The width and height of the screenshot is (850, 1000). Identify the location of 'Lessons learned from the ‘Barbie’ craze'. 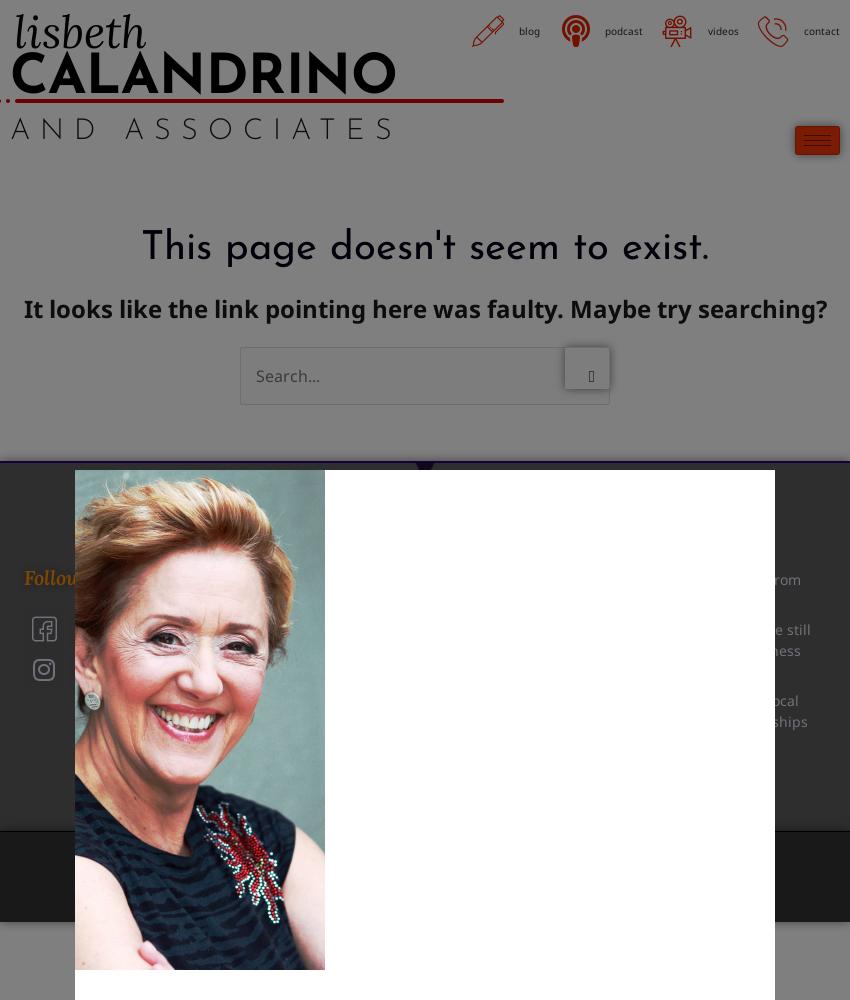
(728, 588).